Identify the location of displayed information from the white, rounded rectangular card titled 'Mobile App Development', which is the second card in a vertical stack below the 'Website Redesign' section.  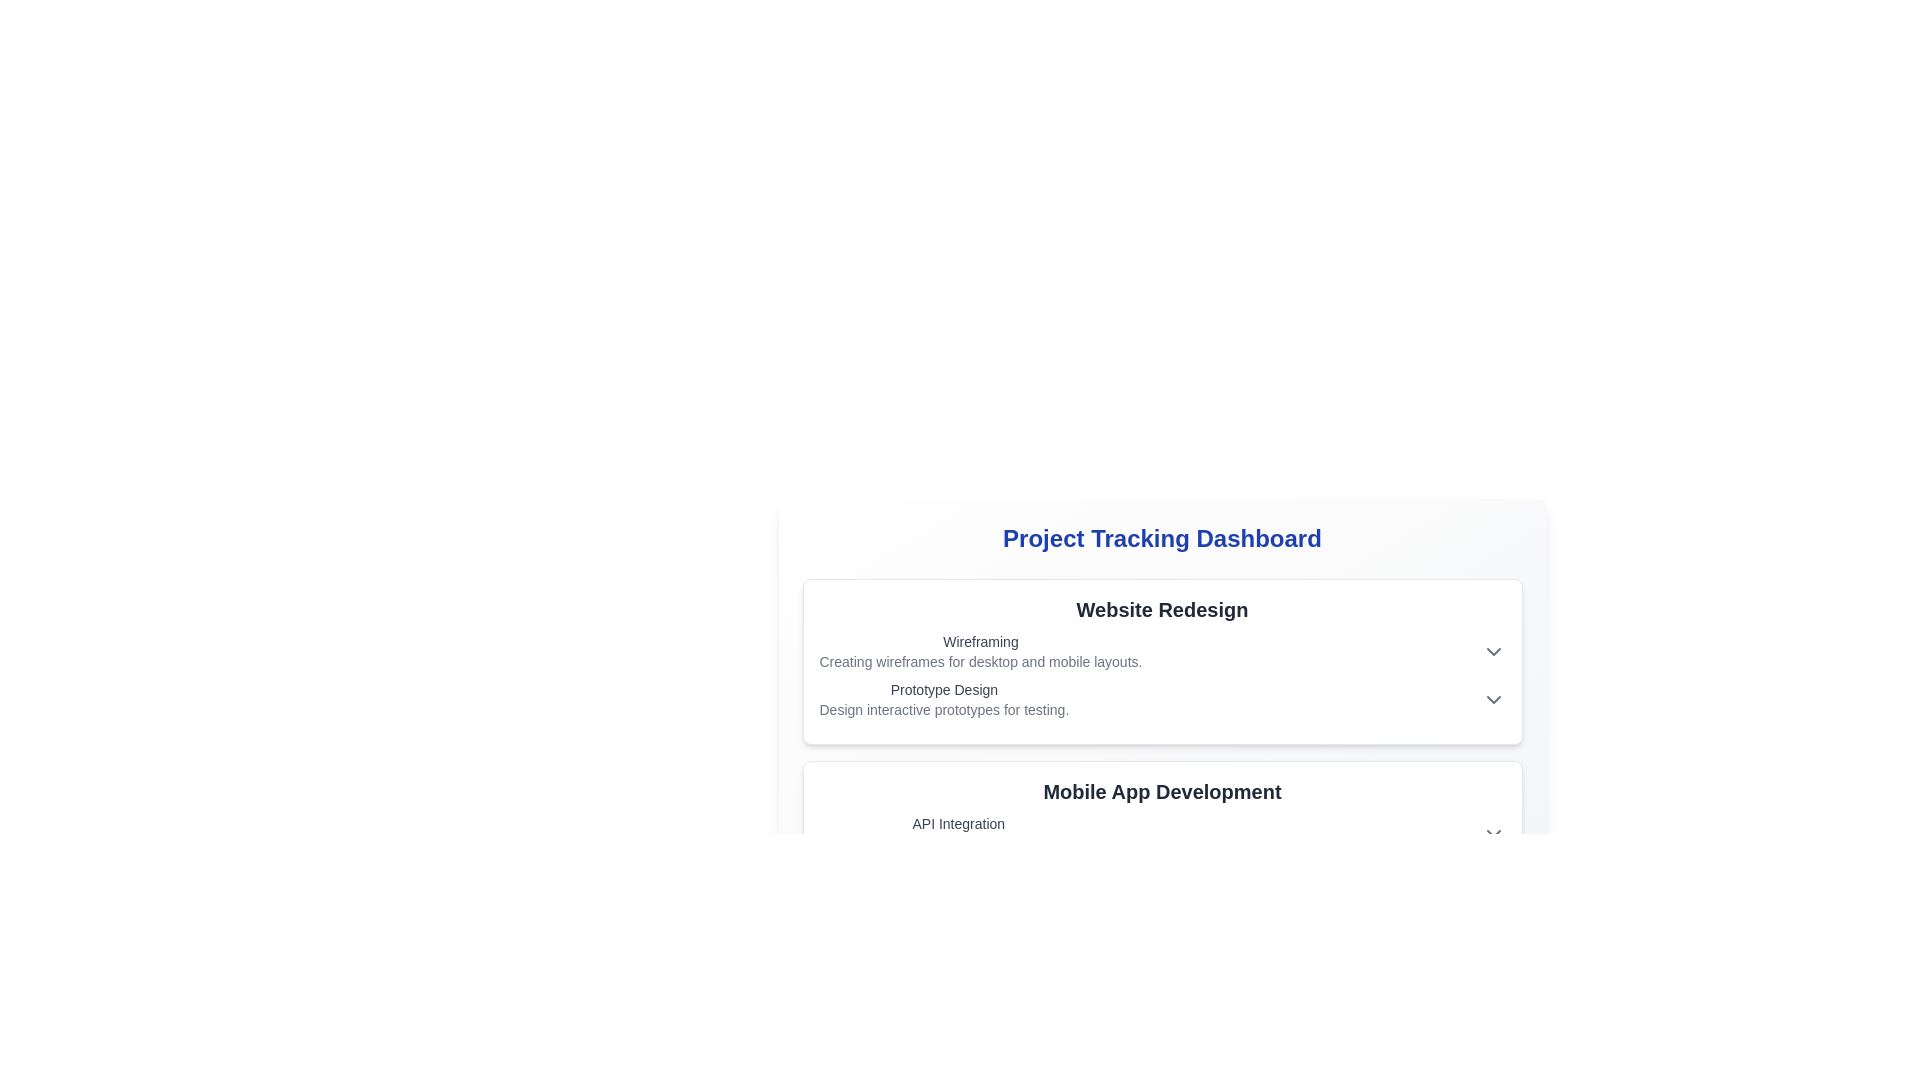
(1162, 844).